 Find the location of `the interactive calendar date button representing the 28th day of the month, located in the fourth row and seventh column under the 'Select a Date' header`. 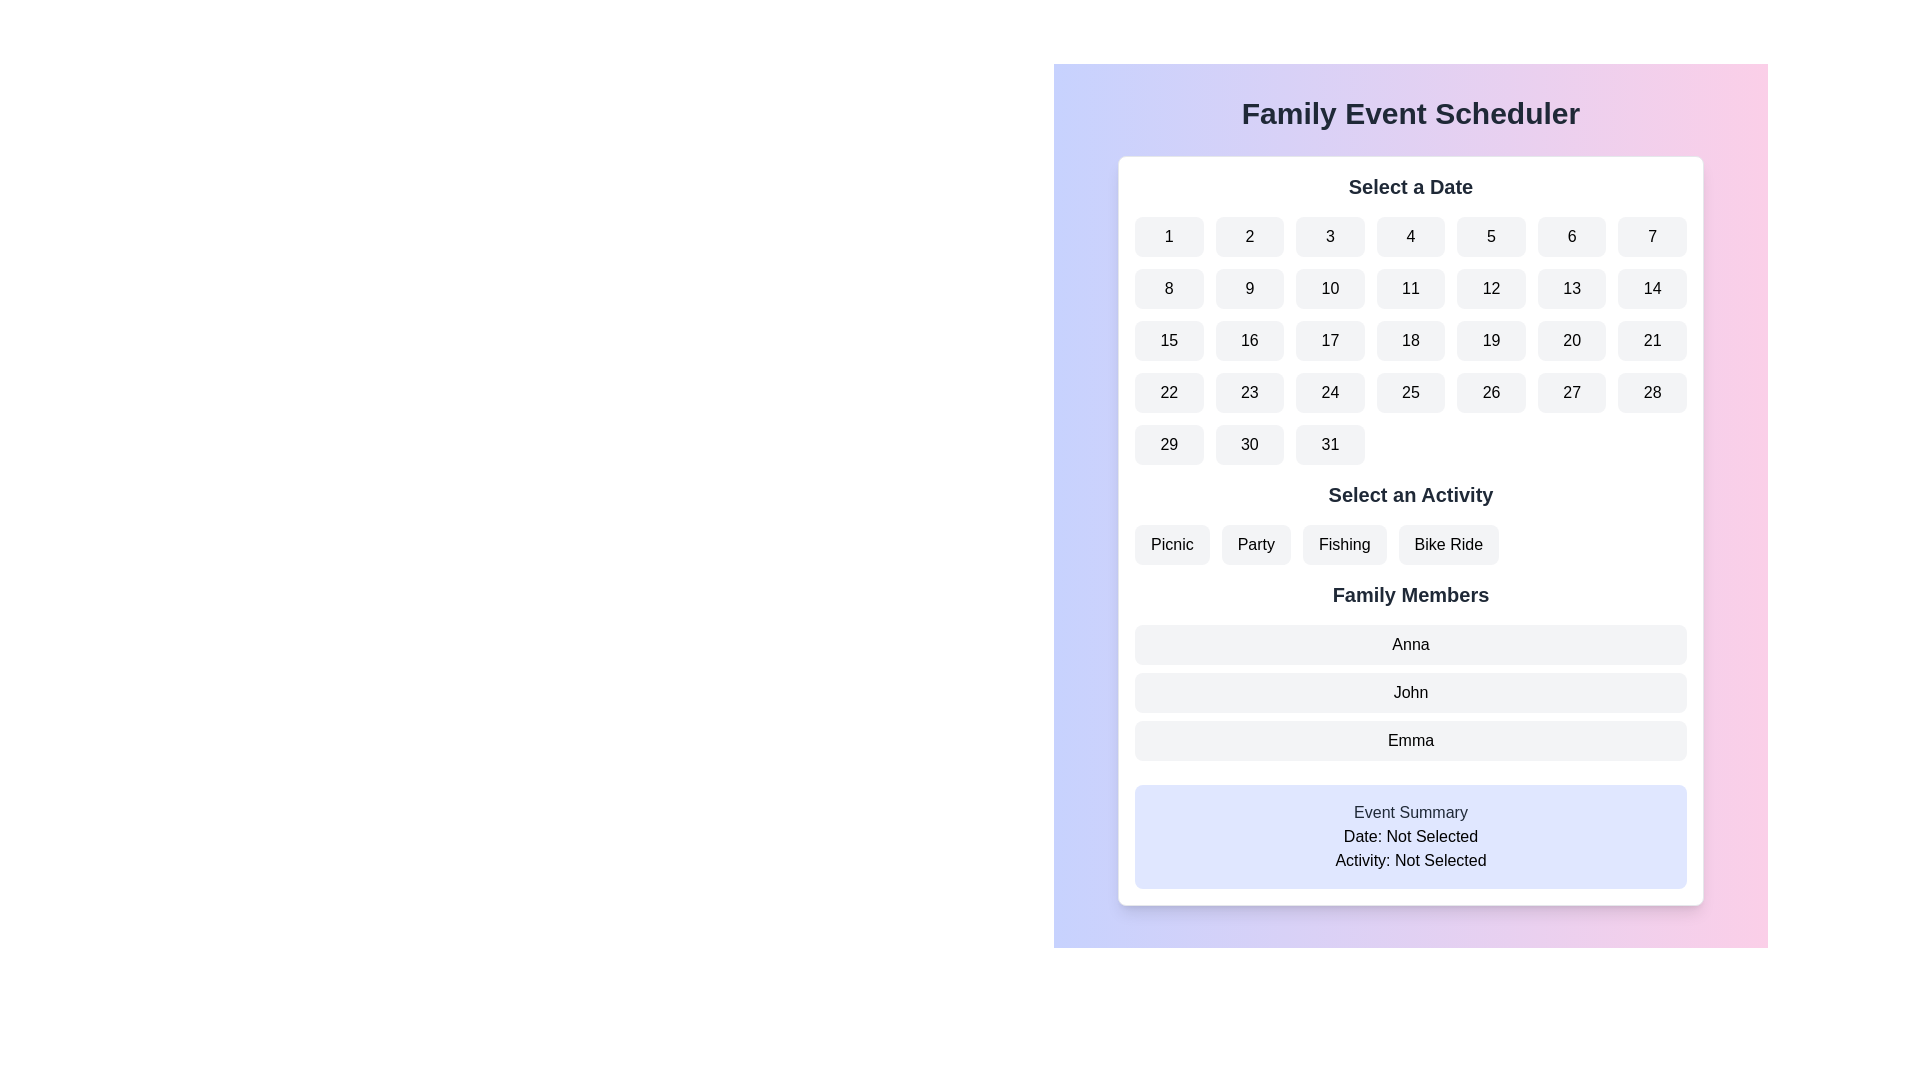

the interactive calendar date button representing the 28th day of the month, located in the fourth row and seventh column under the 'Select a Date' header is located at coordinates (1652, 393).